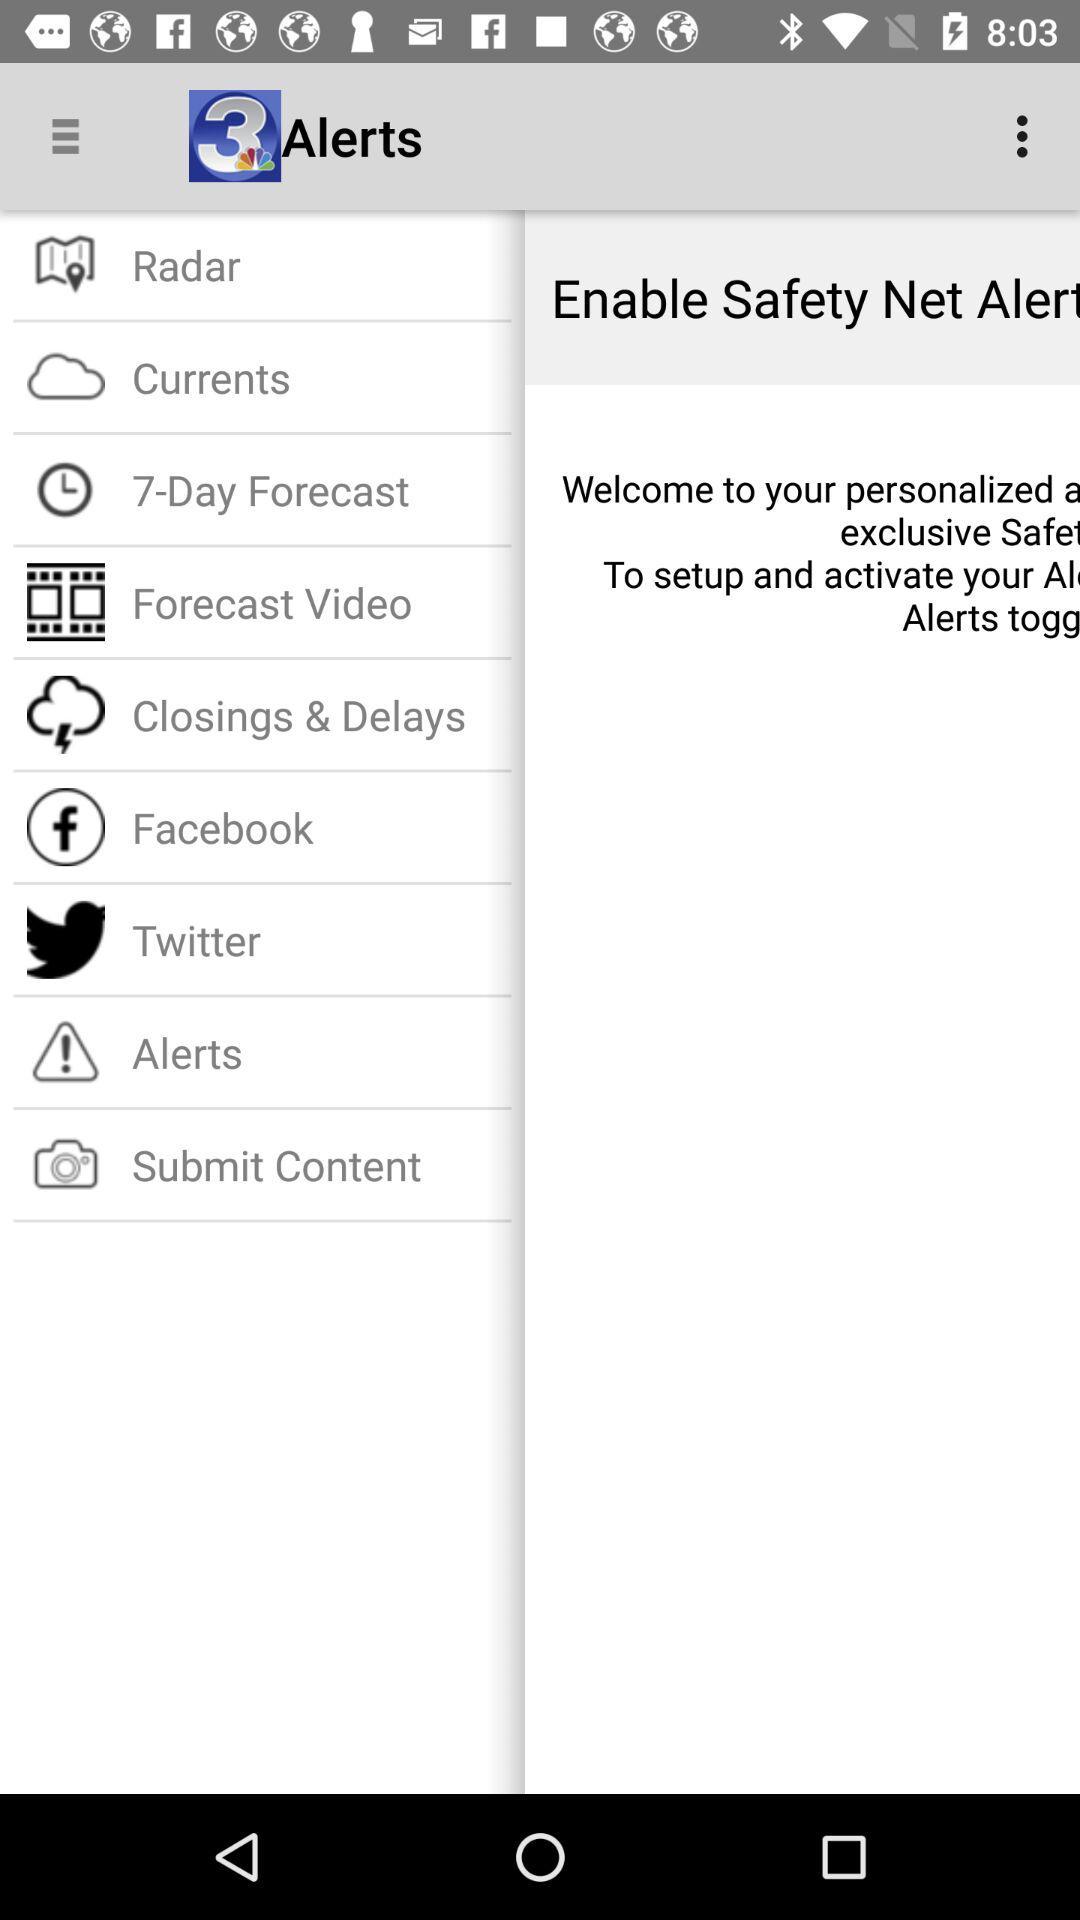  What do you see at coordinates (315, 827) in the screenshot?
I see `facebook icon` at bounding box center [315, 827].